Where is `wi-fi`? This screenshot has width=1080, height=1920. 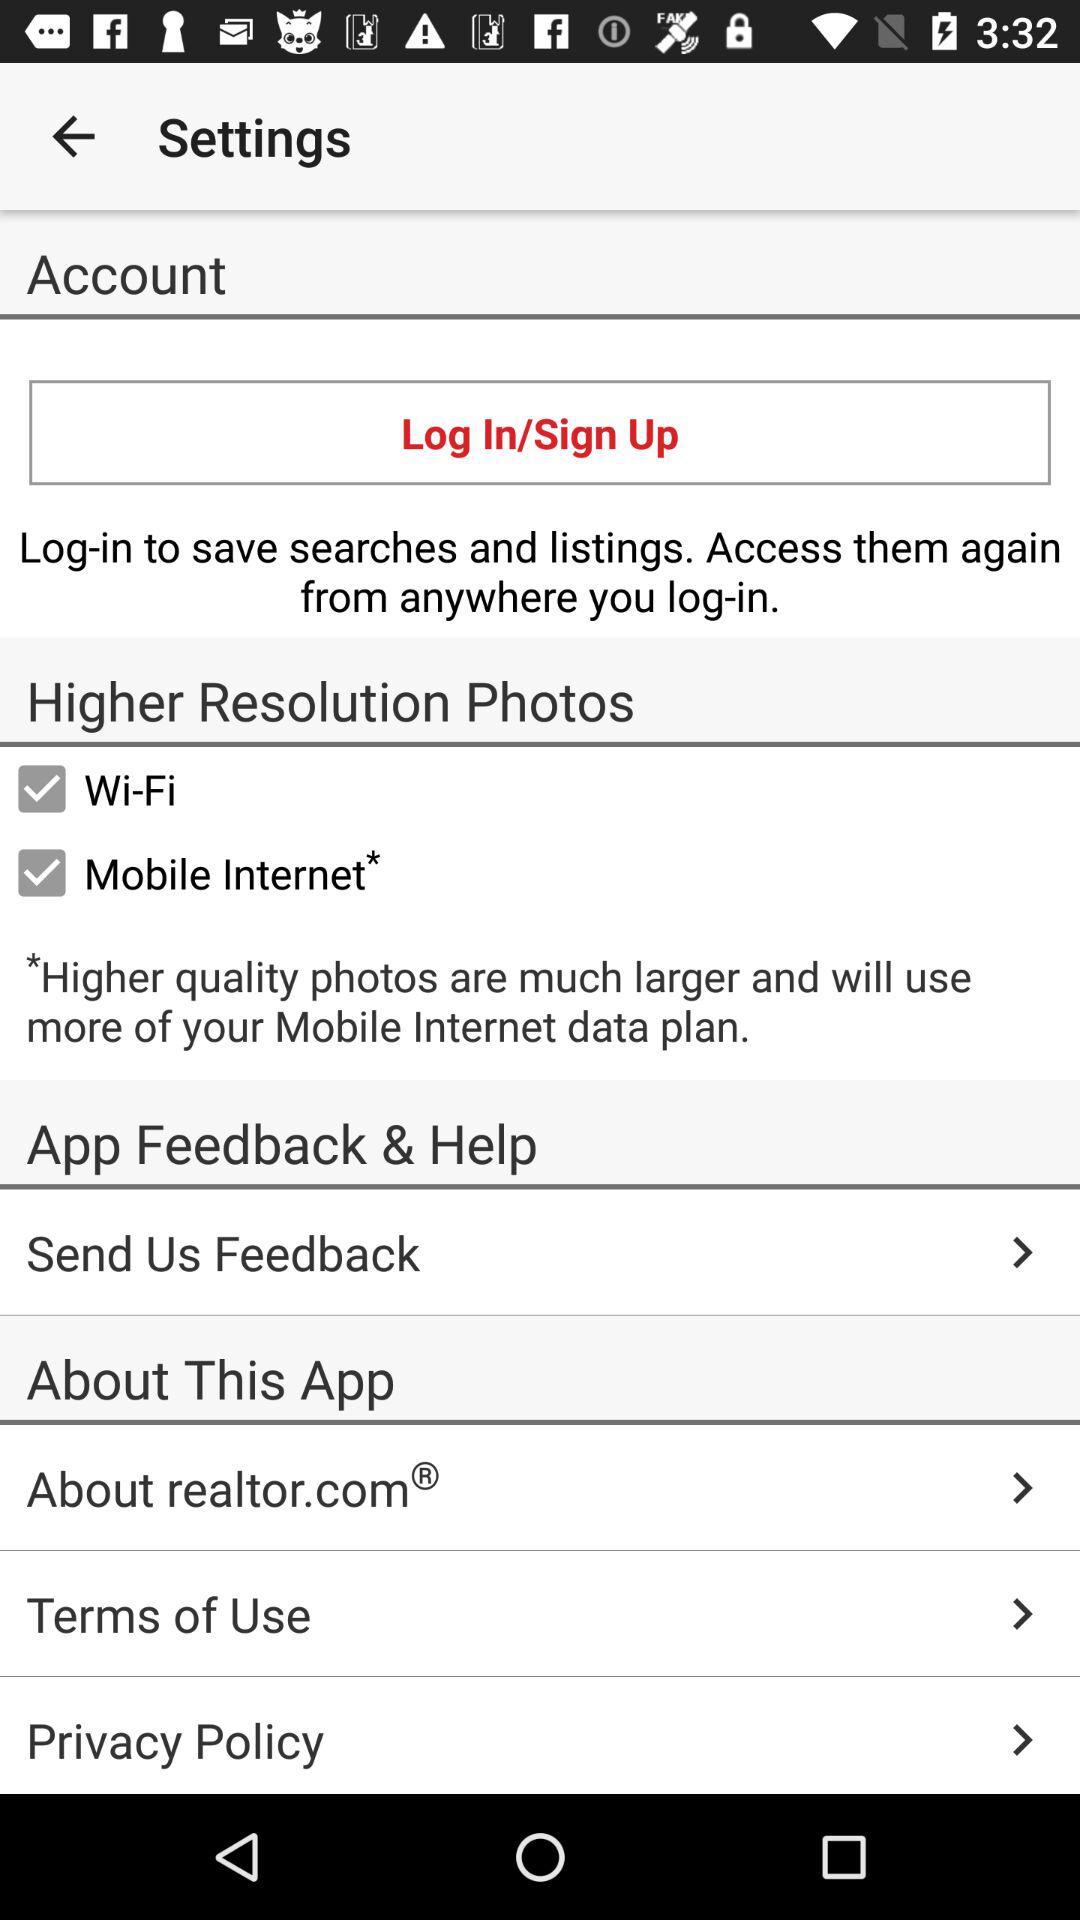
wi-fi is located at coordinates (95, 787).